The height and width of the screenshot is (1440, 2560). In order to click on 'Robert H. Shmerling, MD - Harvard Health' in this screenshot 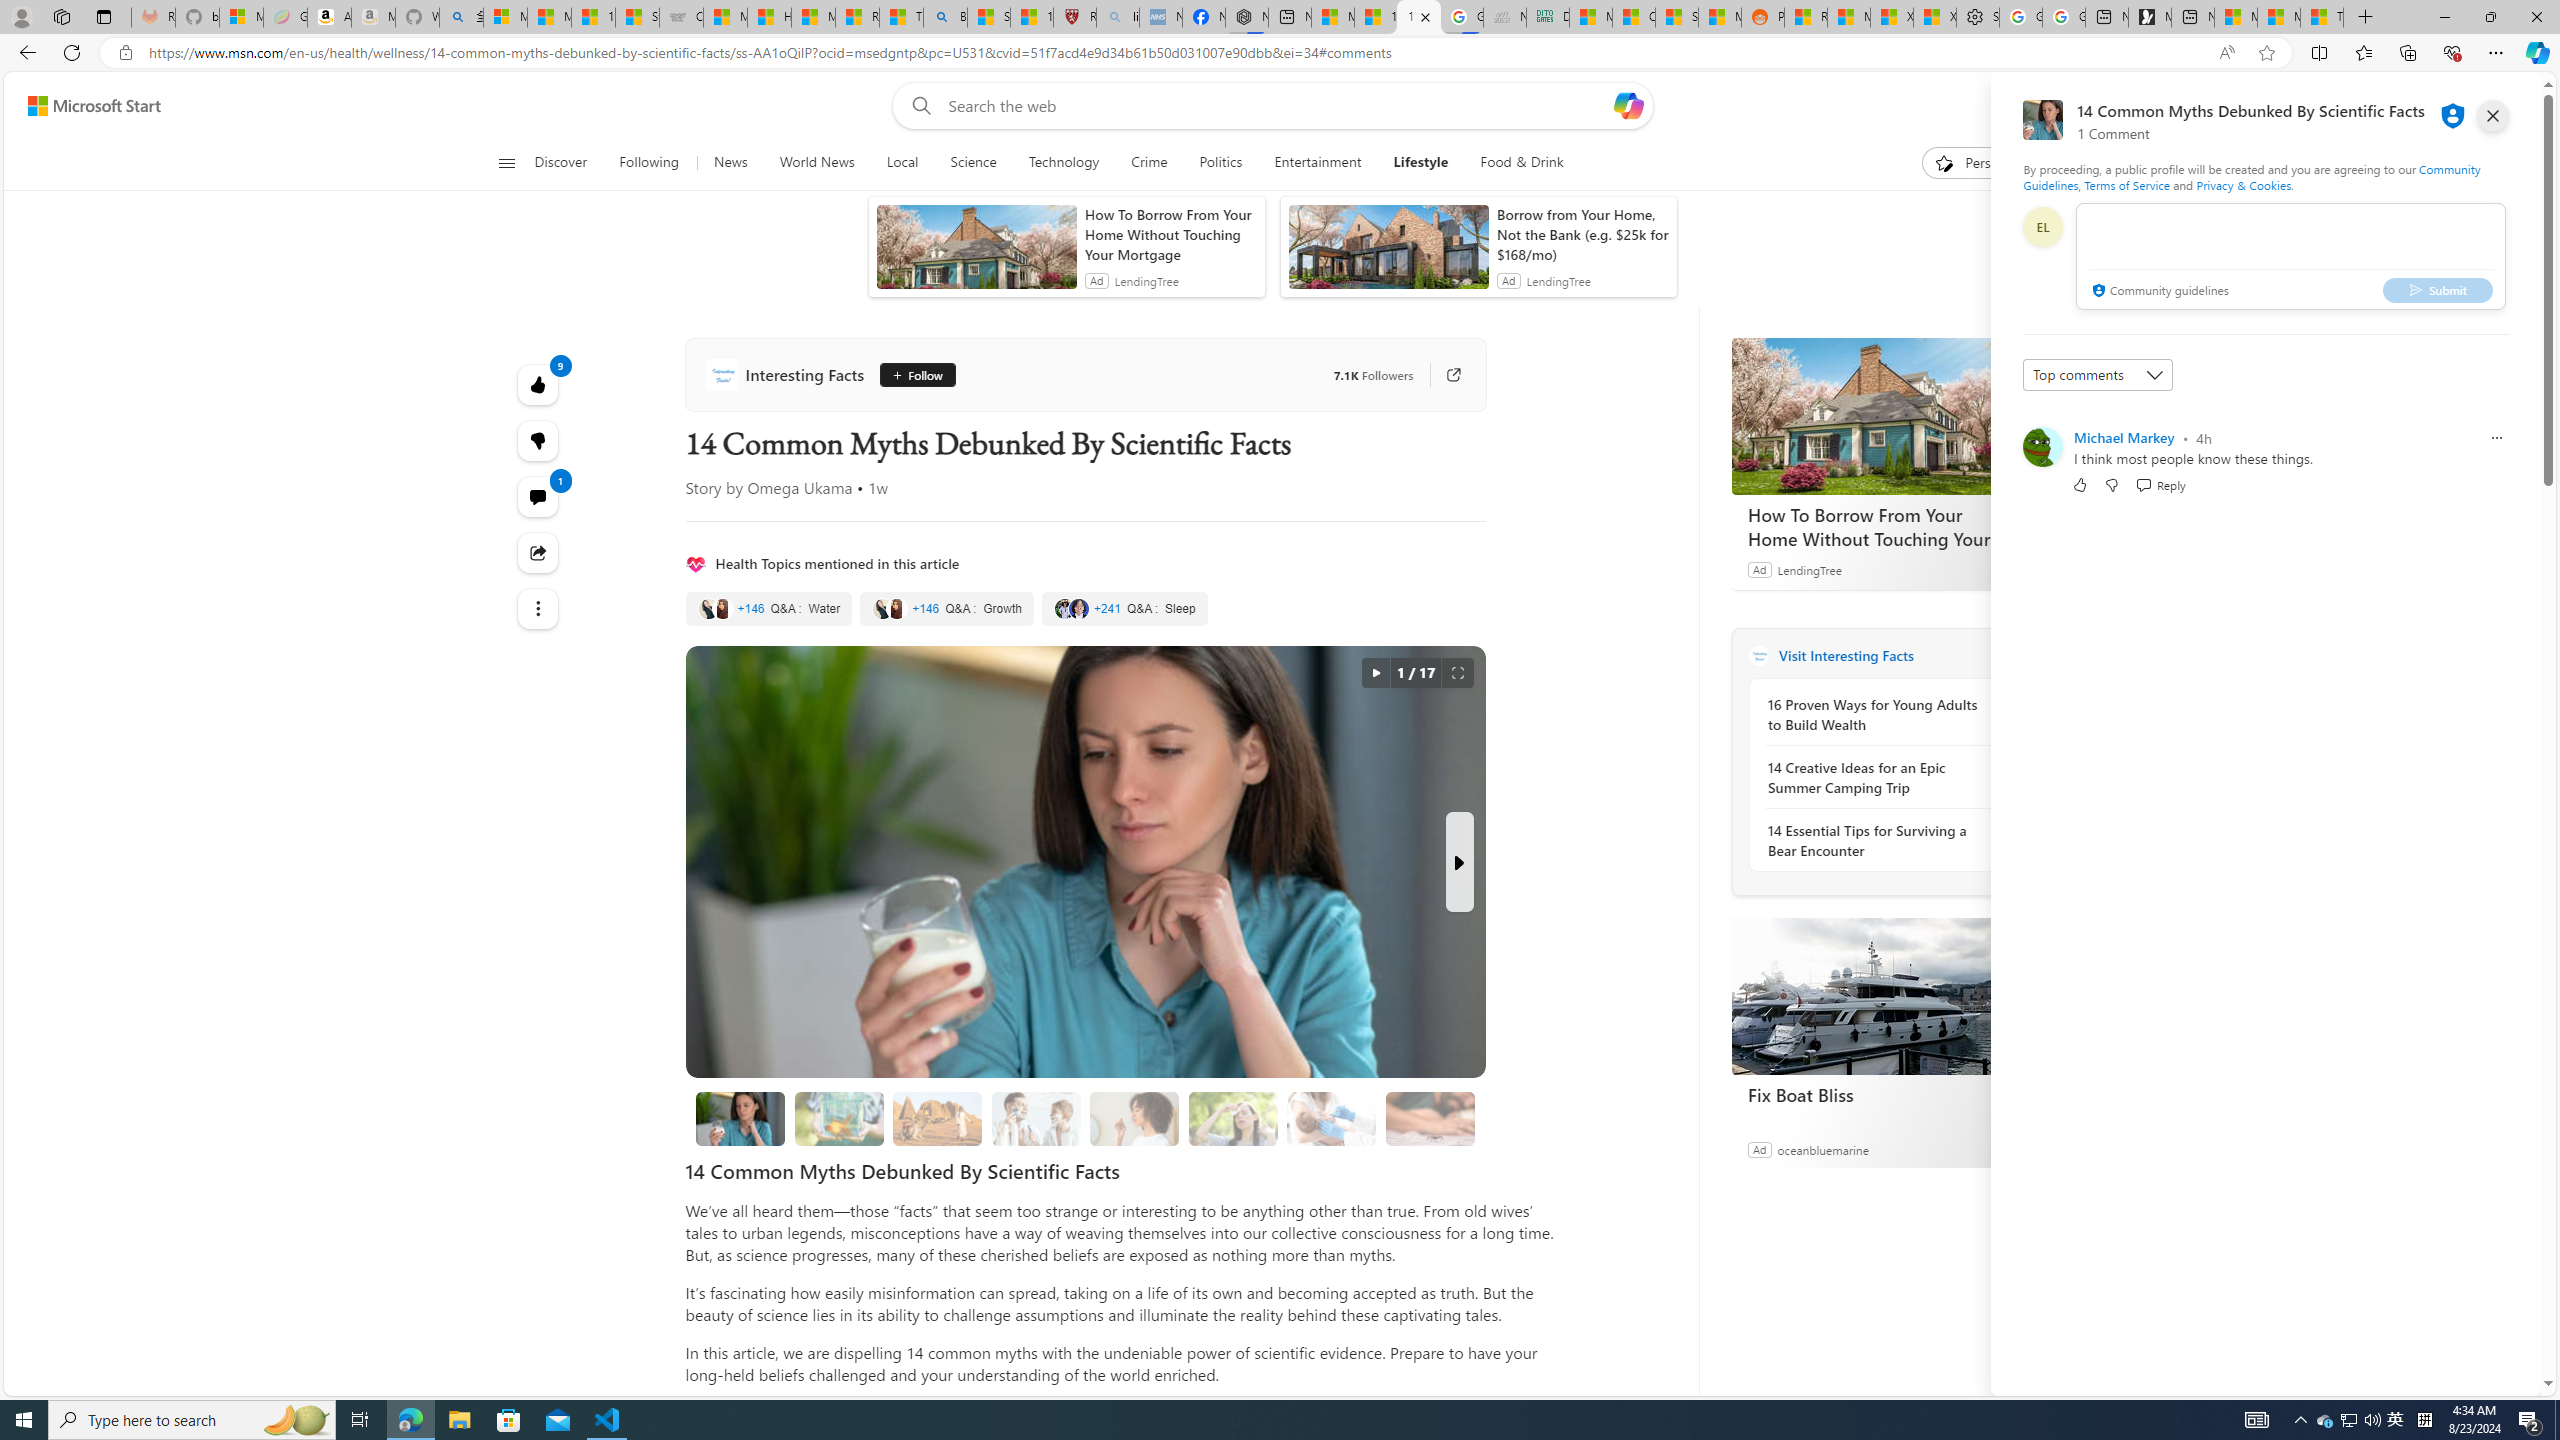, I will do `click(1075, 16)`.